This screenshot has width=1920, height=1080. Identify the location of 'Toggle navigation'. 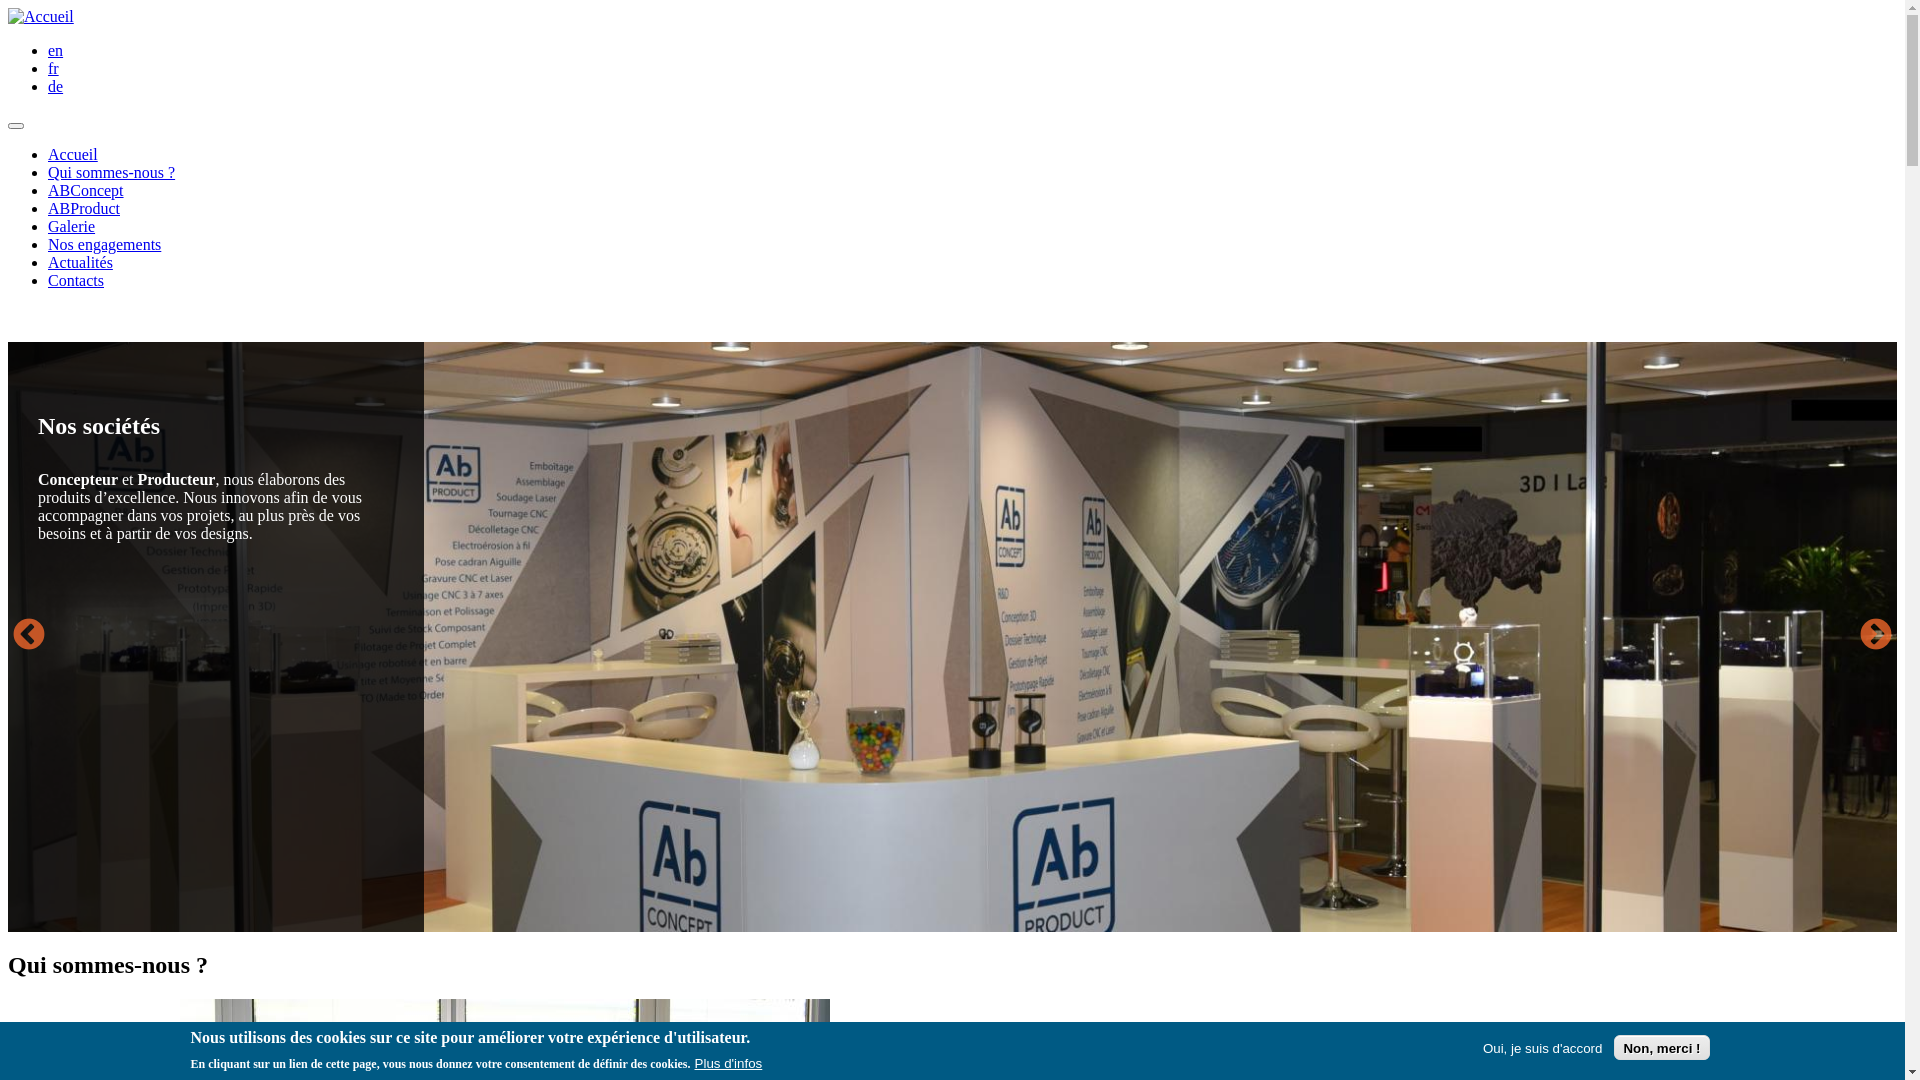
(15, 126).